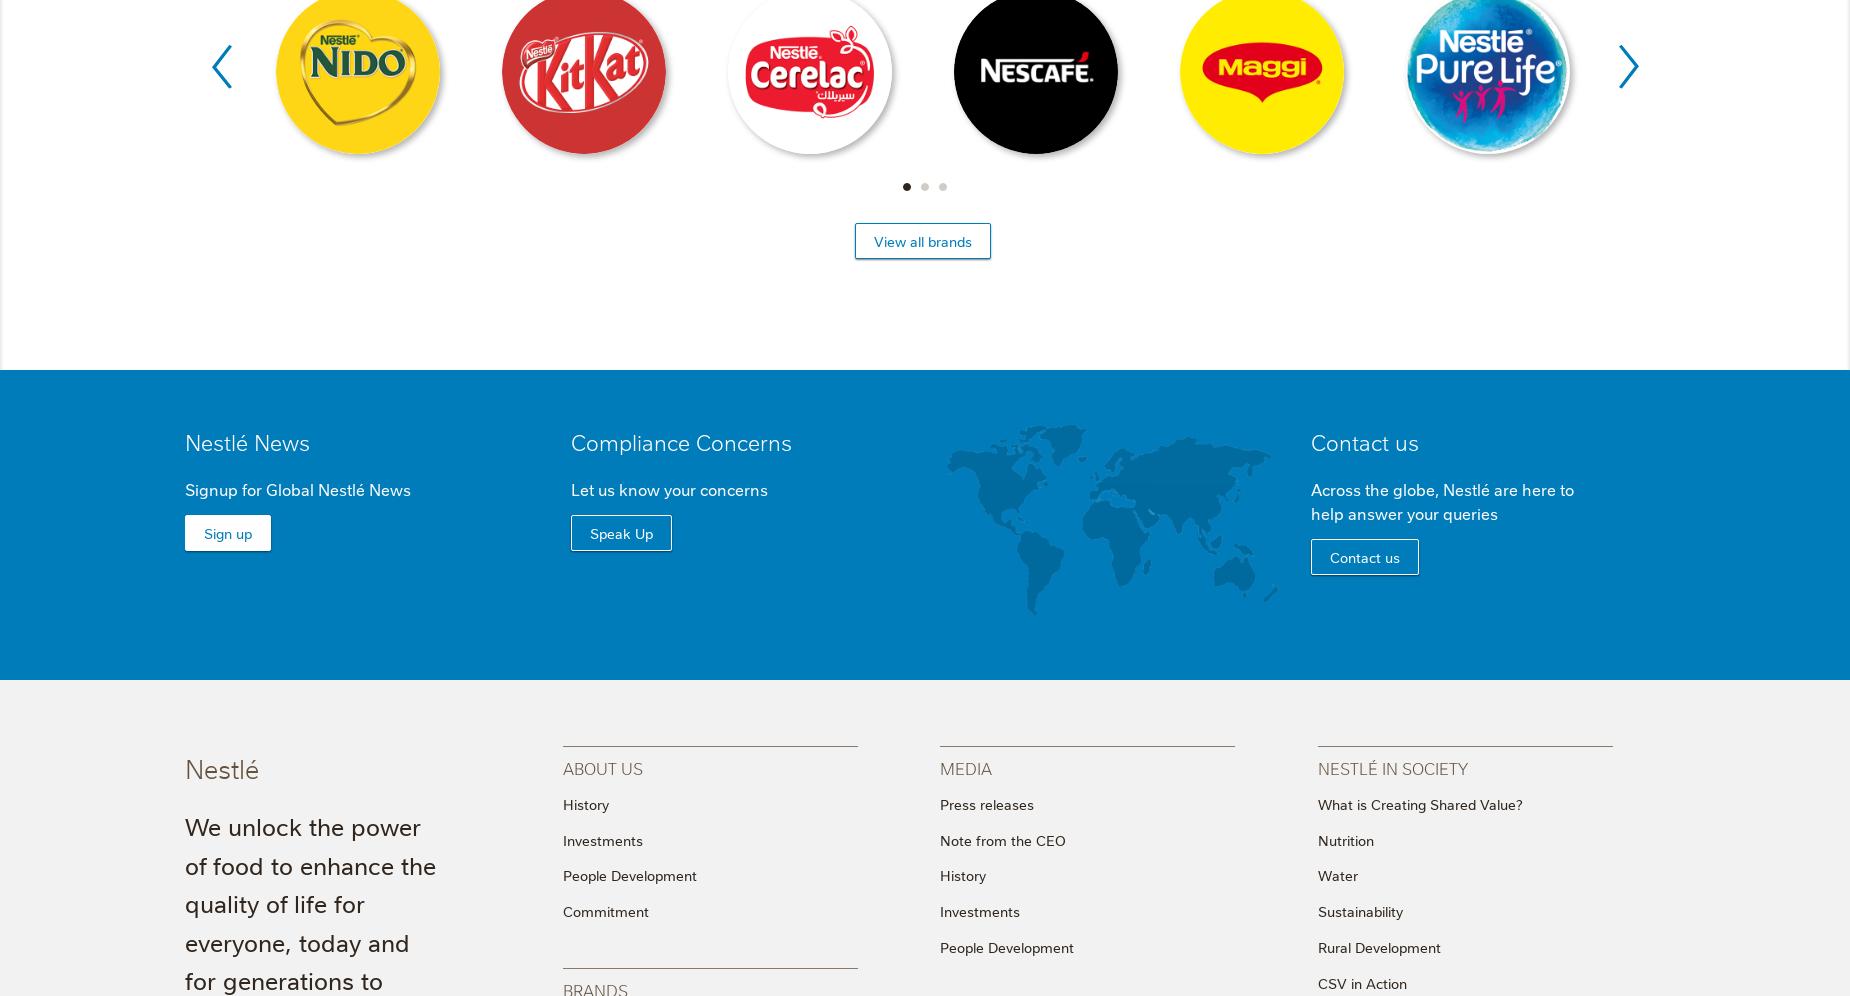 This screenshot has height=996, width=1850. I want to click on 'Nestlé News', so click(246, 440).